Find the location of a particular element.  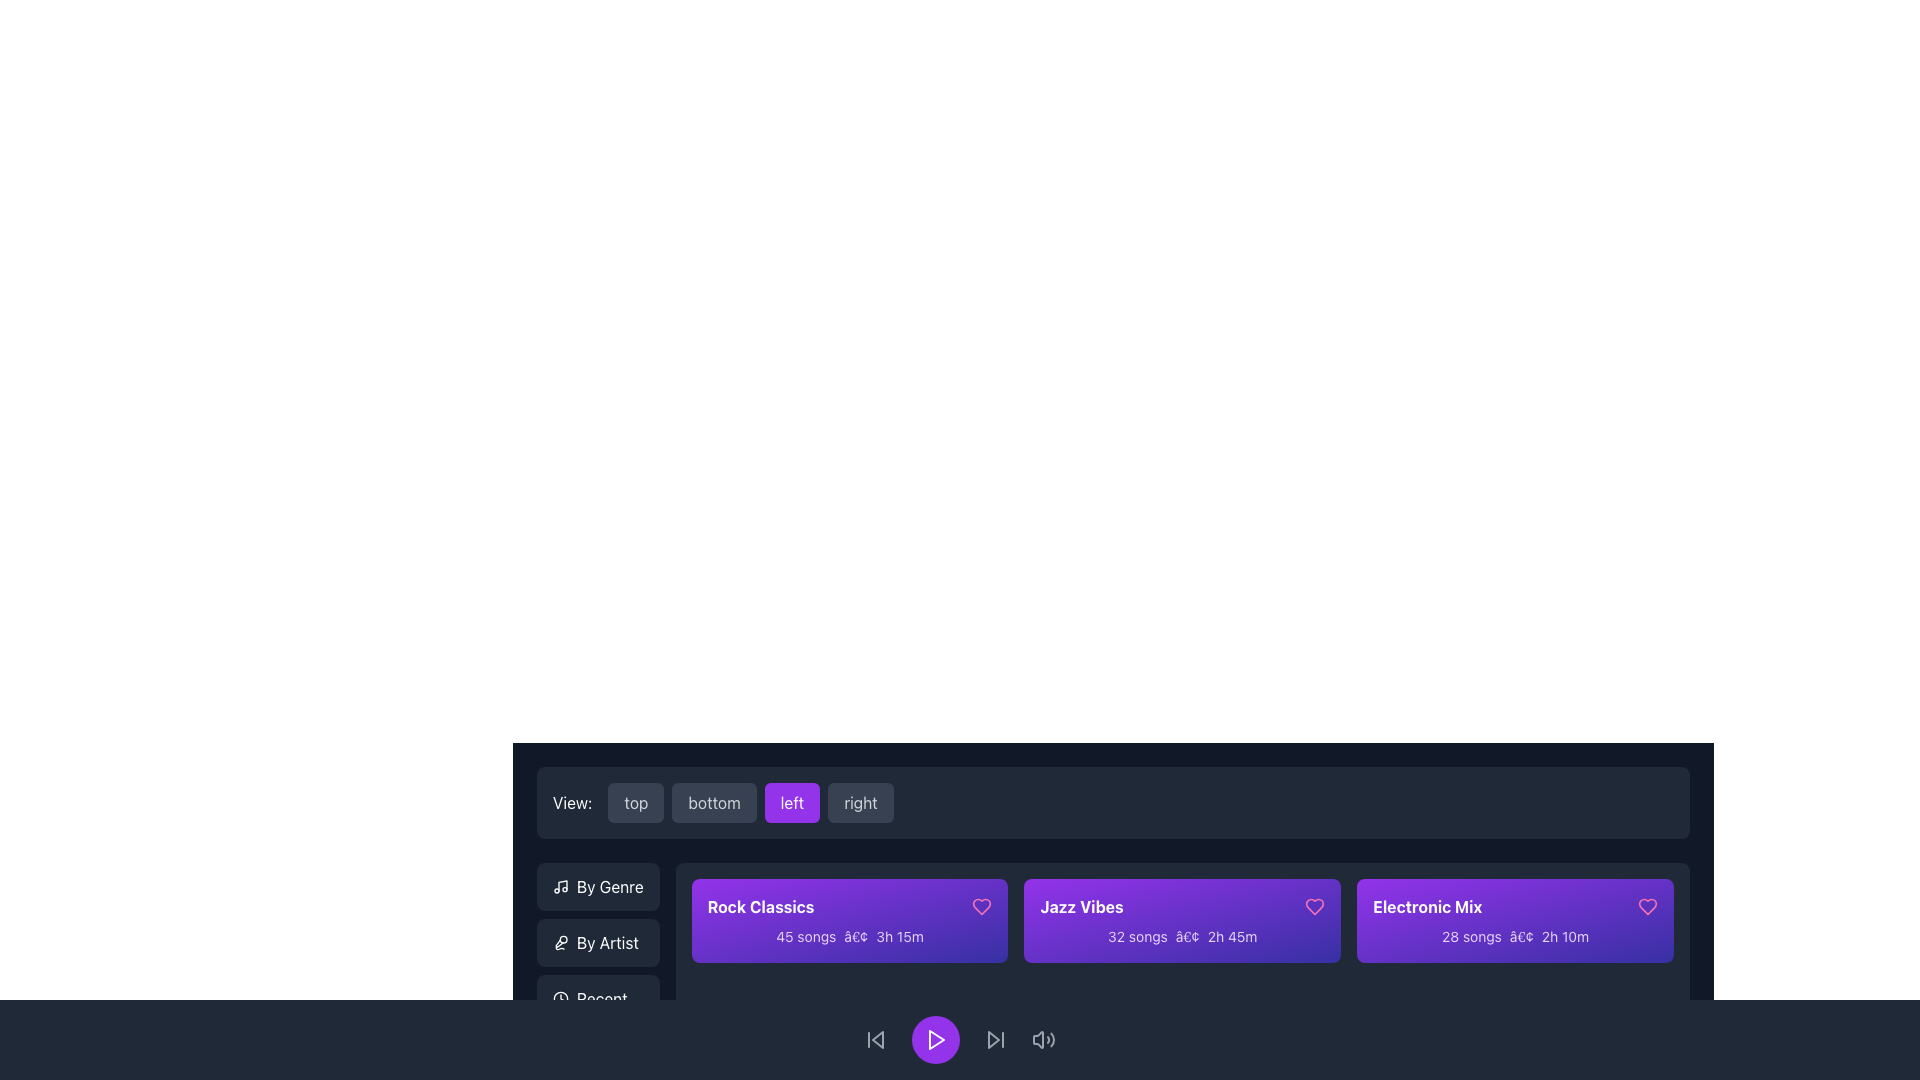

the back navigation icon, which is an SVG shape within the media control bar is located at coordinates (878, 1039).